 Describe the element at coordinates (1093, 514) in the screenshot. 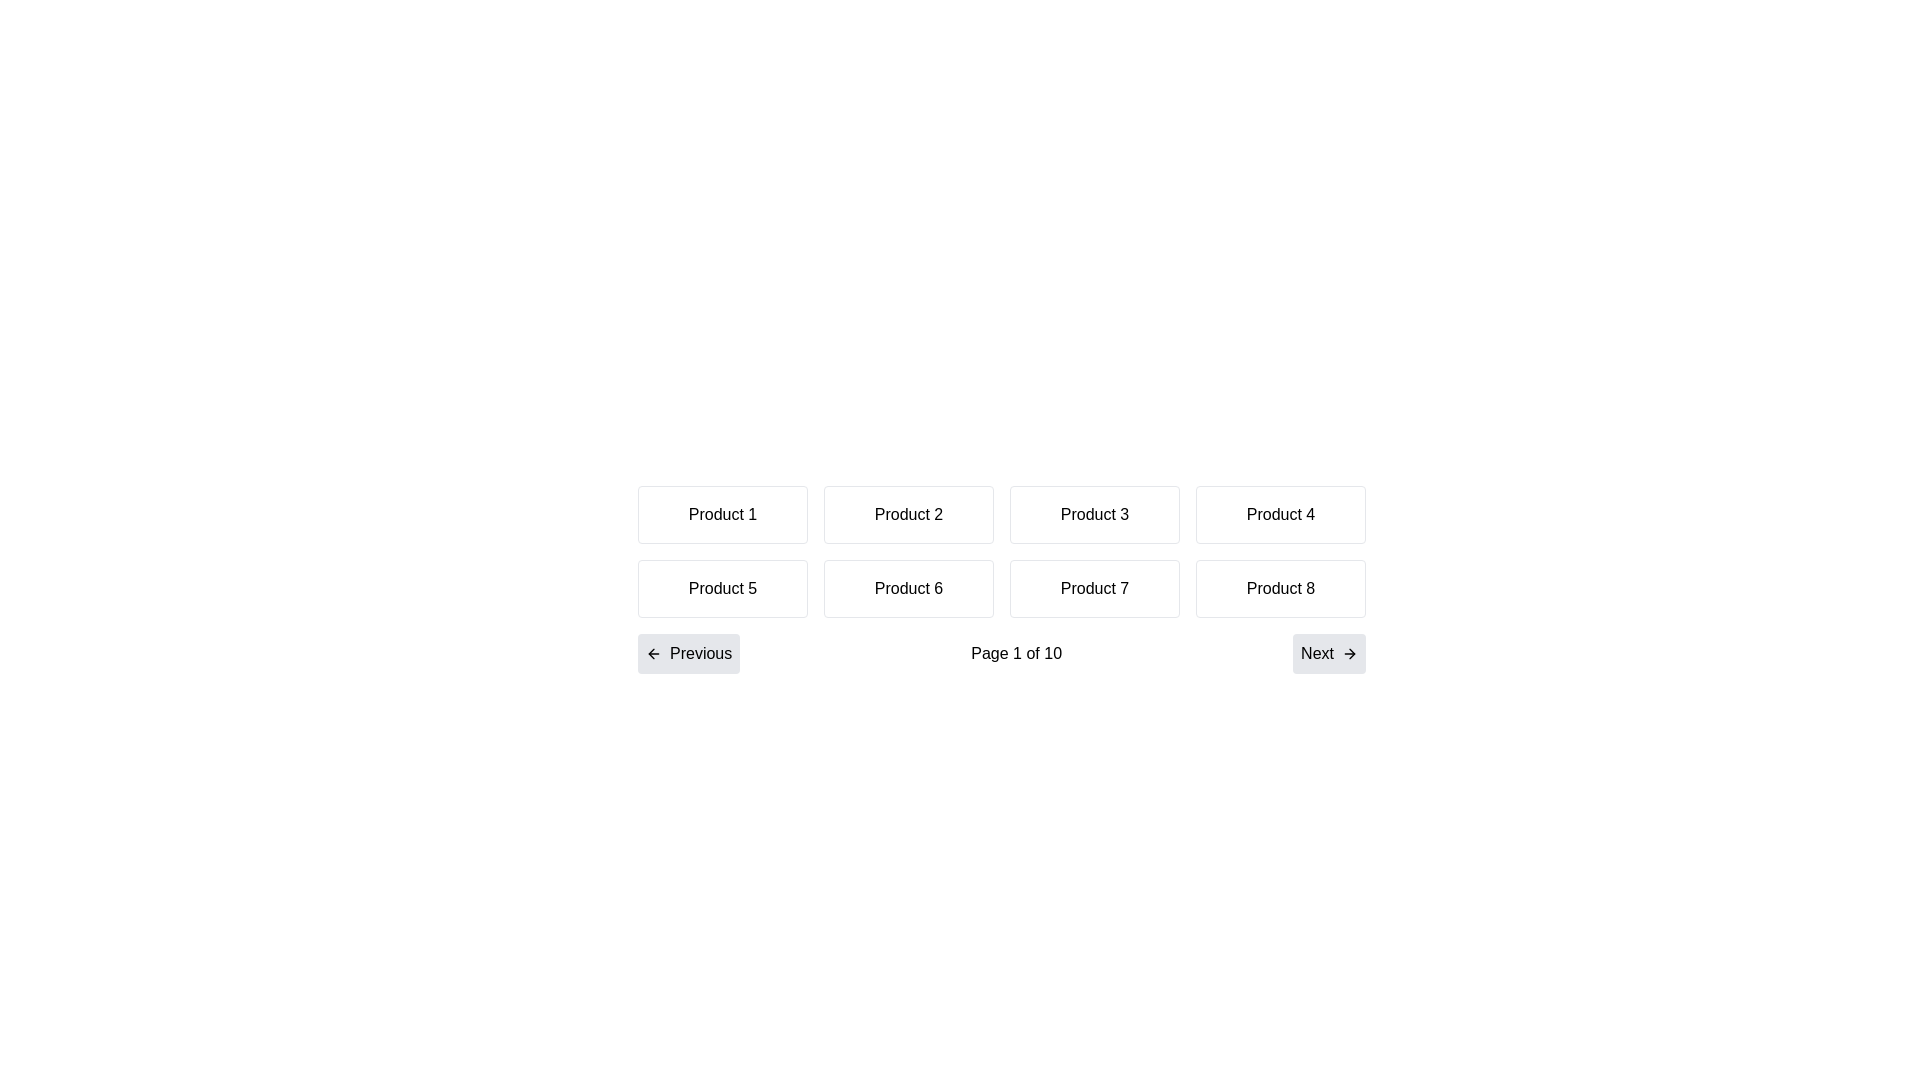

I see `the button labeled 'Product 3'` at that location.